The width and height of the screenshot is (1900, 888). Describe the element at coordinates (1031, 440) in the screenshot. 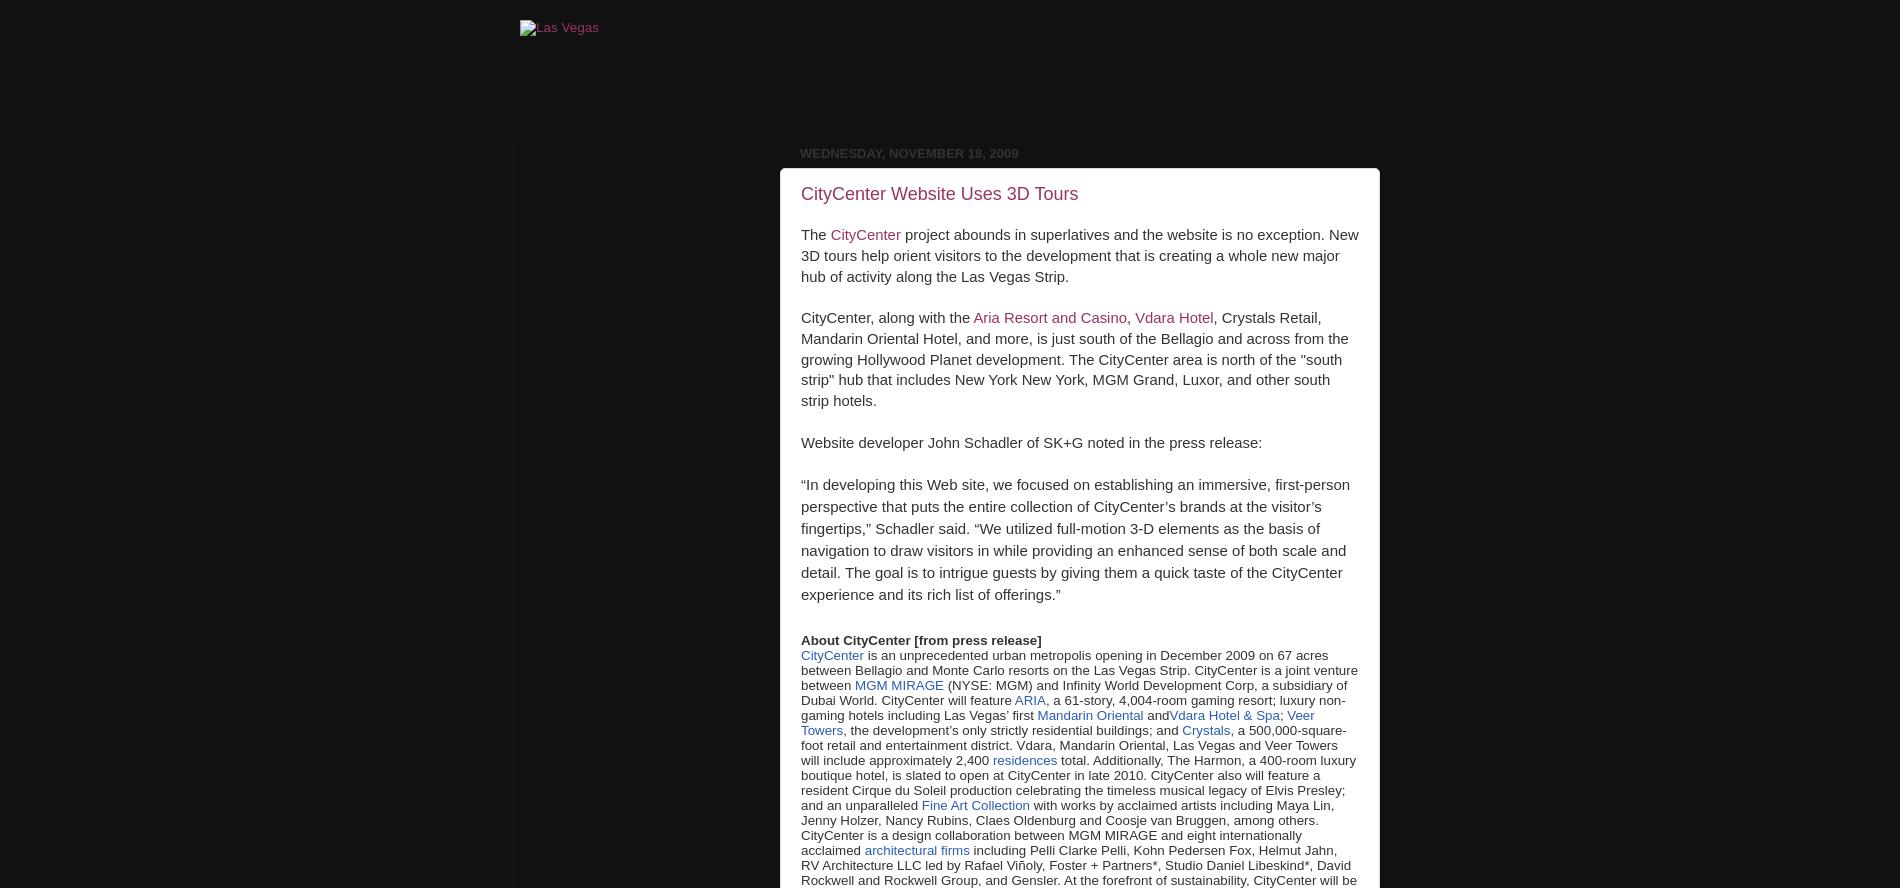

I see `'Website developer John Schadler of SK+G noted in the press release:'` at that location.